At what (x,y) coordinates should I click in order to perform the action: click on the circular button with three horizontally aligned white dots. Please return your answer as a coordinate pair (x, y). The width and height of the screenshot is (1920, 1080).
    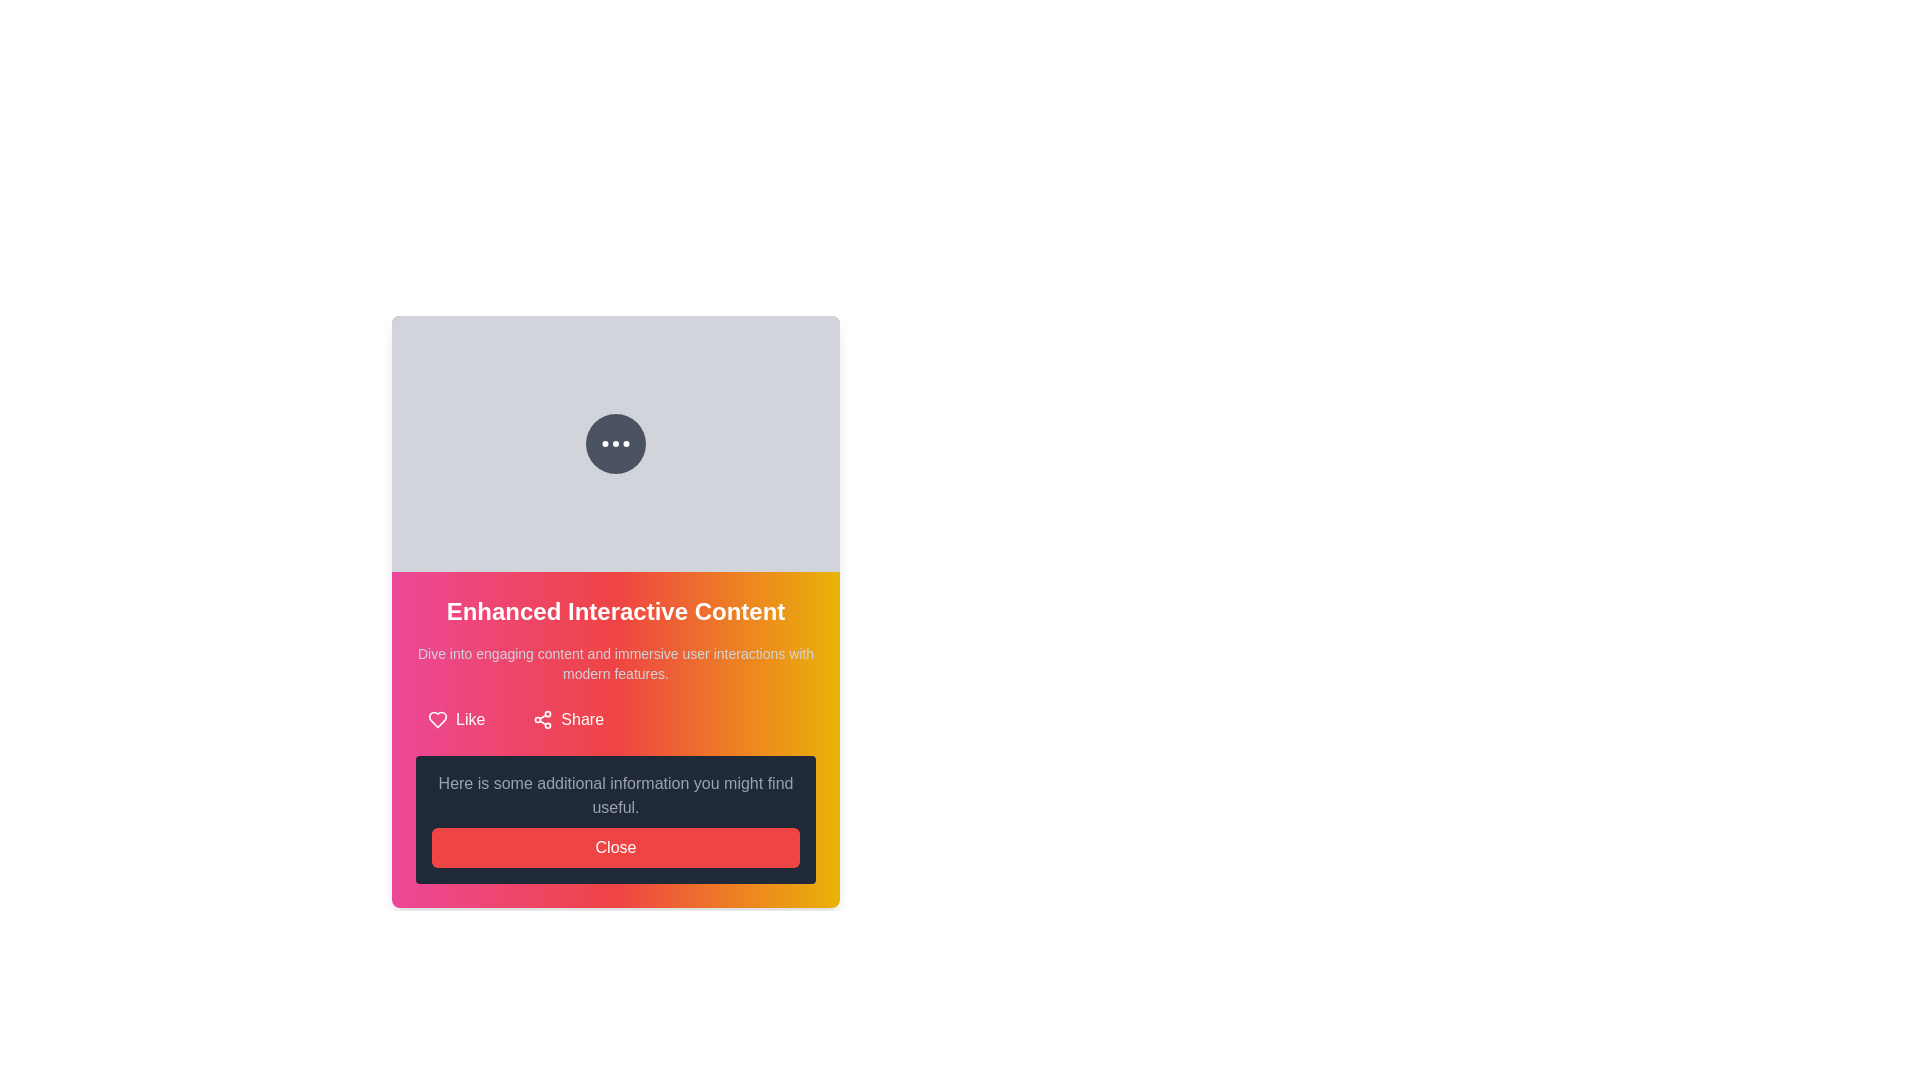
    Looking at the image, I should click on (614, 442).